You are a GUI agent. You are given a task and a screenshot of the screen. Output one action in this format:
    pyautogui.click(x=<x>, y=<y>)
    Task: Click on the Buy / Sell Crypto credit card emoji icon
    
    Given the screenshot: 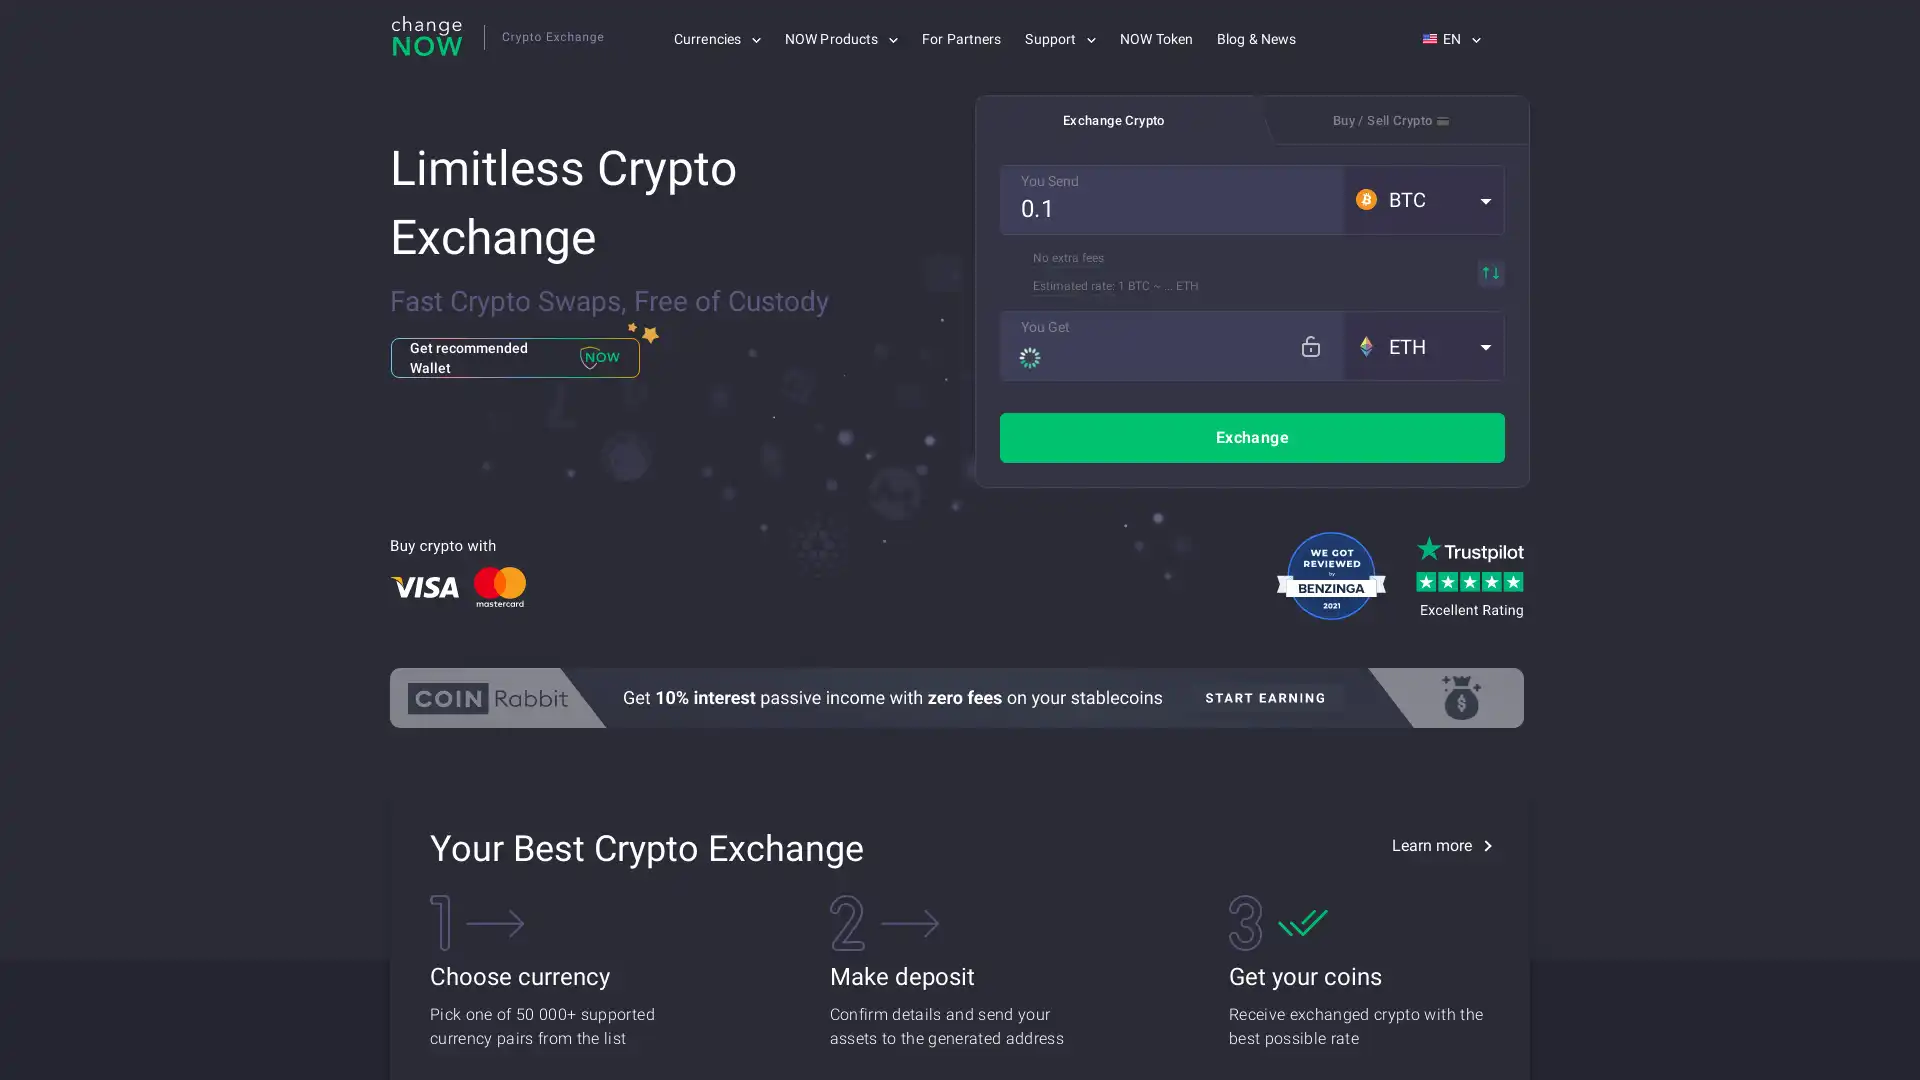 What is the action you would take?
    pyautogui.click(x=1390, y=119)
    